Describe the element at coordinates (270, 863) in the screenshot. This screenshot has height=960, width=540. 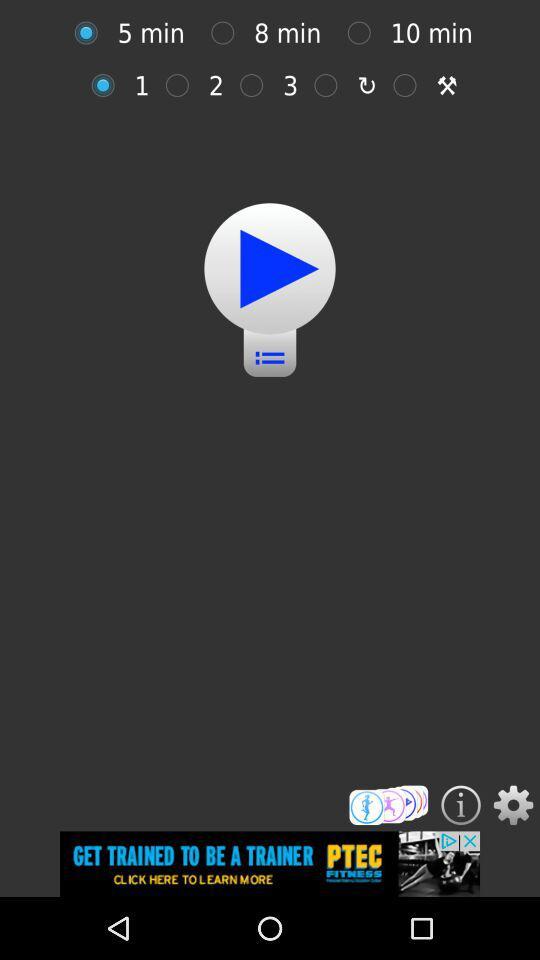
I see `open advertisement` at that location.